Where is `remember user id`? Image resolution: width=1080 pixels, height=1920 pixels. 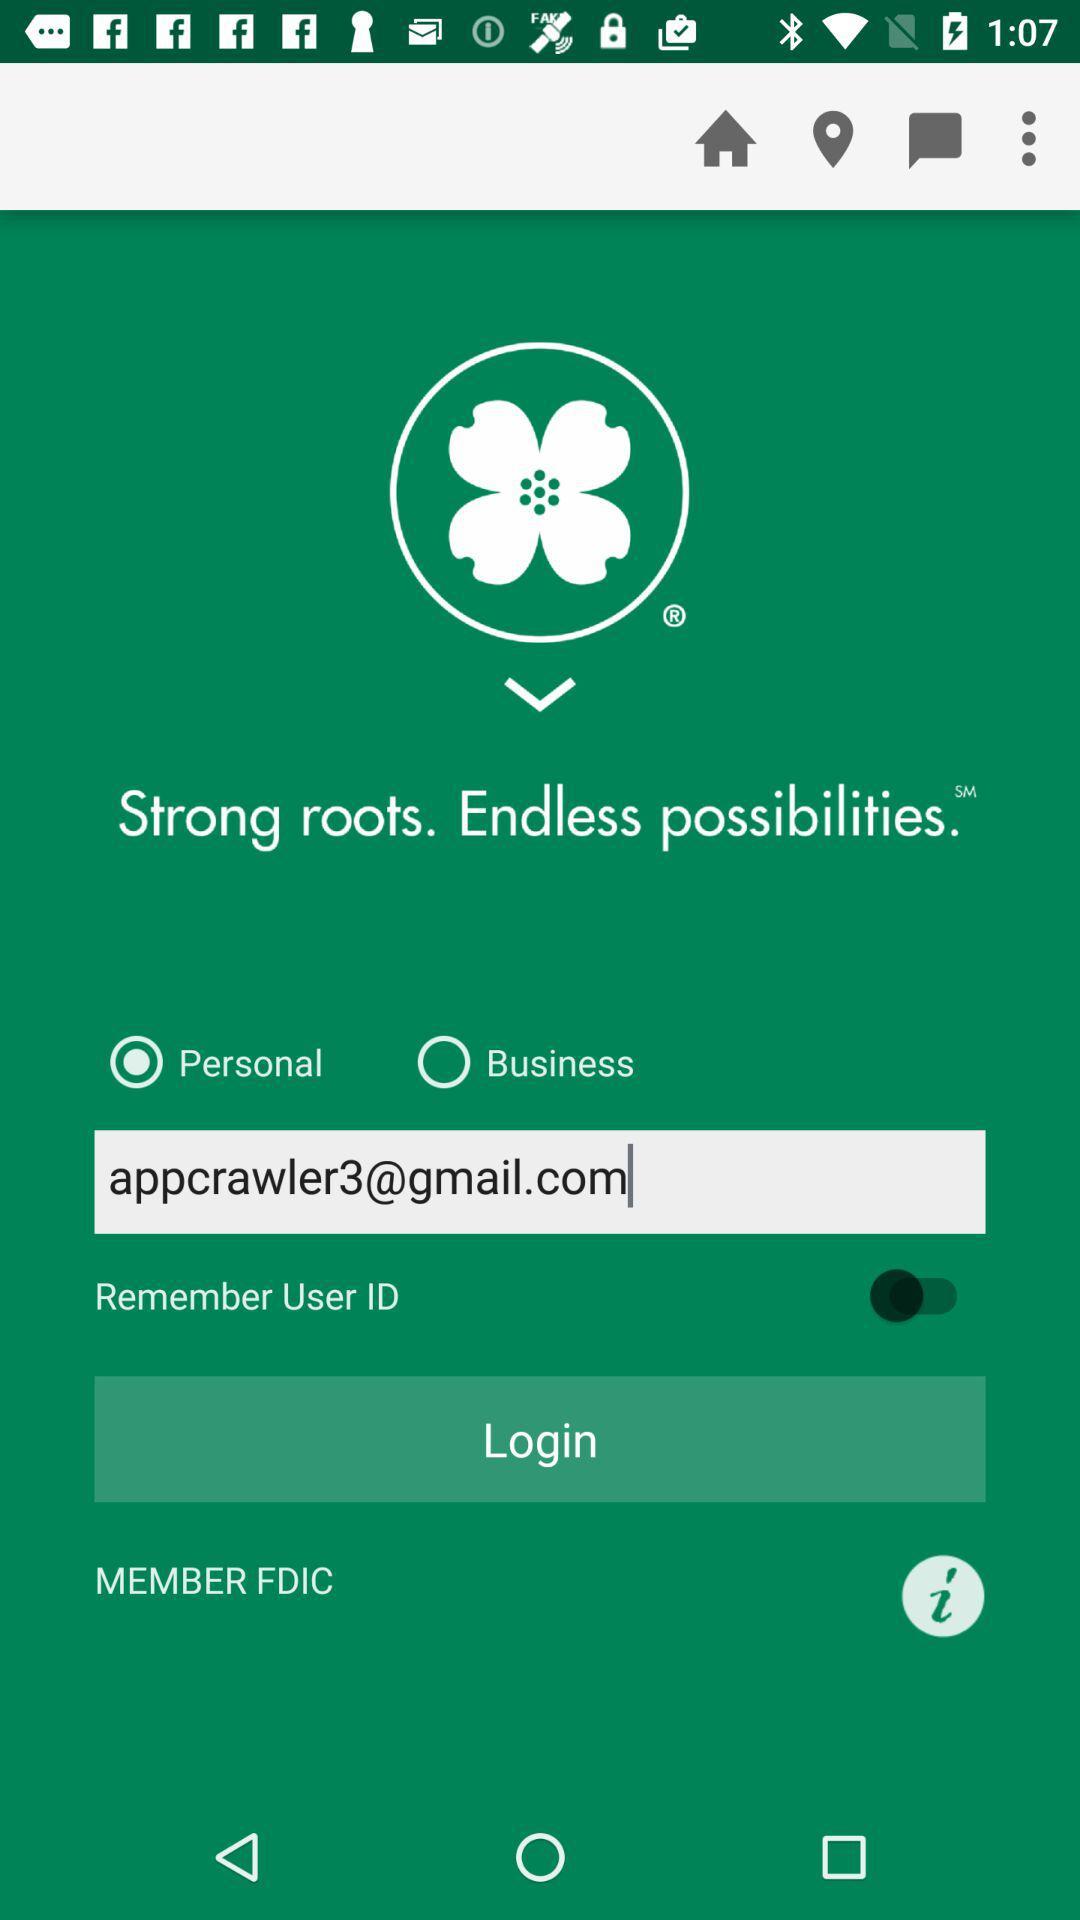 remember user id is located at coordinates (923, 1295).